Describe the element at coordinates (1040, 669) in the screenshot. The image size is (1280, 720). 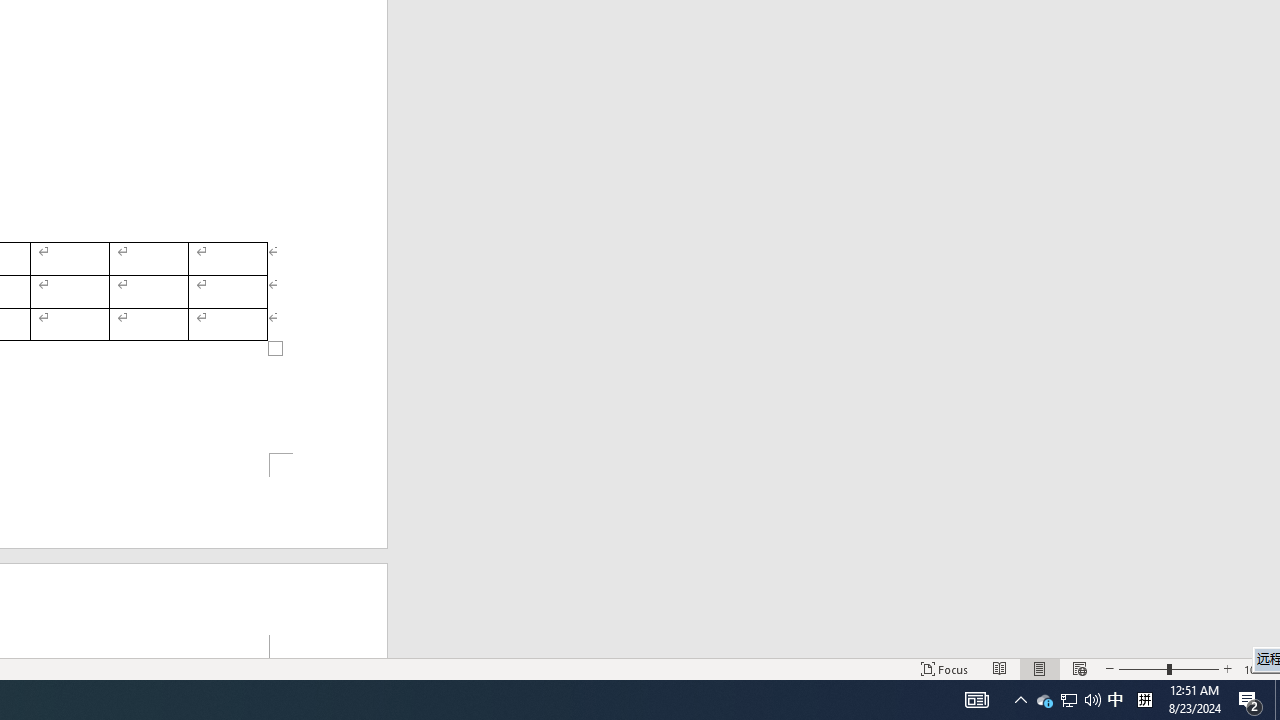
I see `'Print Layout'` at that location.